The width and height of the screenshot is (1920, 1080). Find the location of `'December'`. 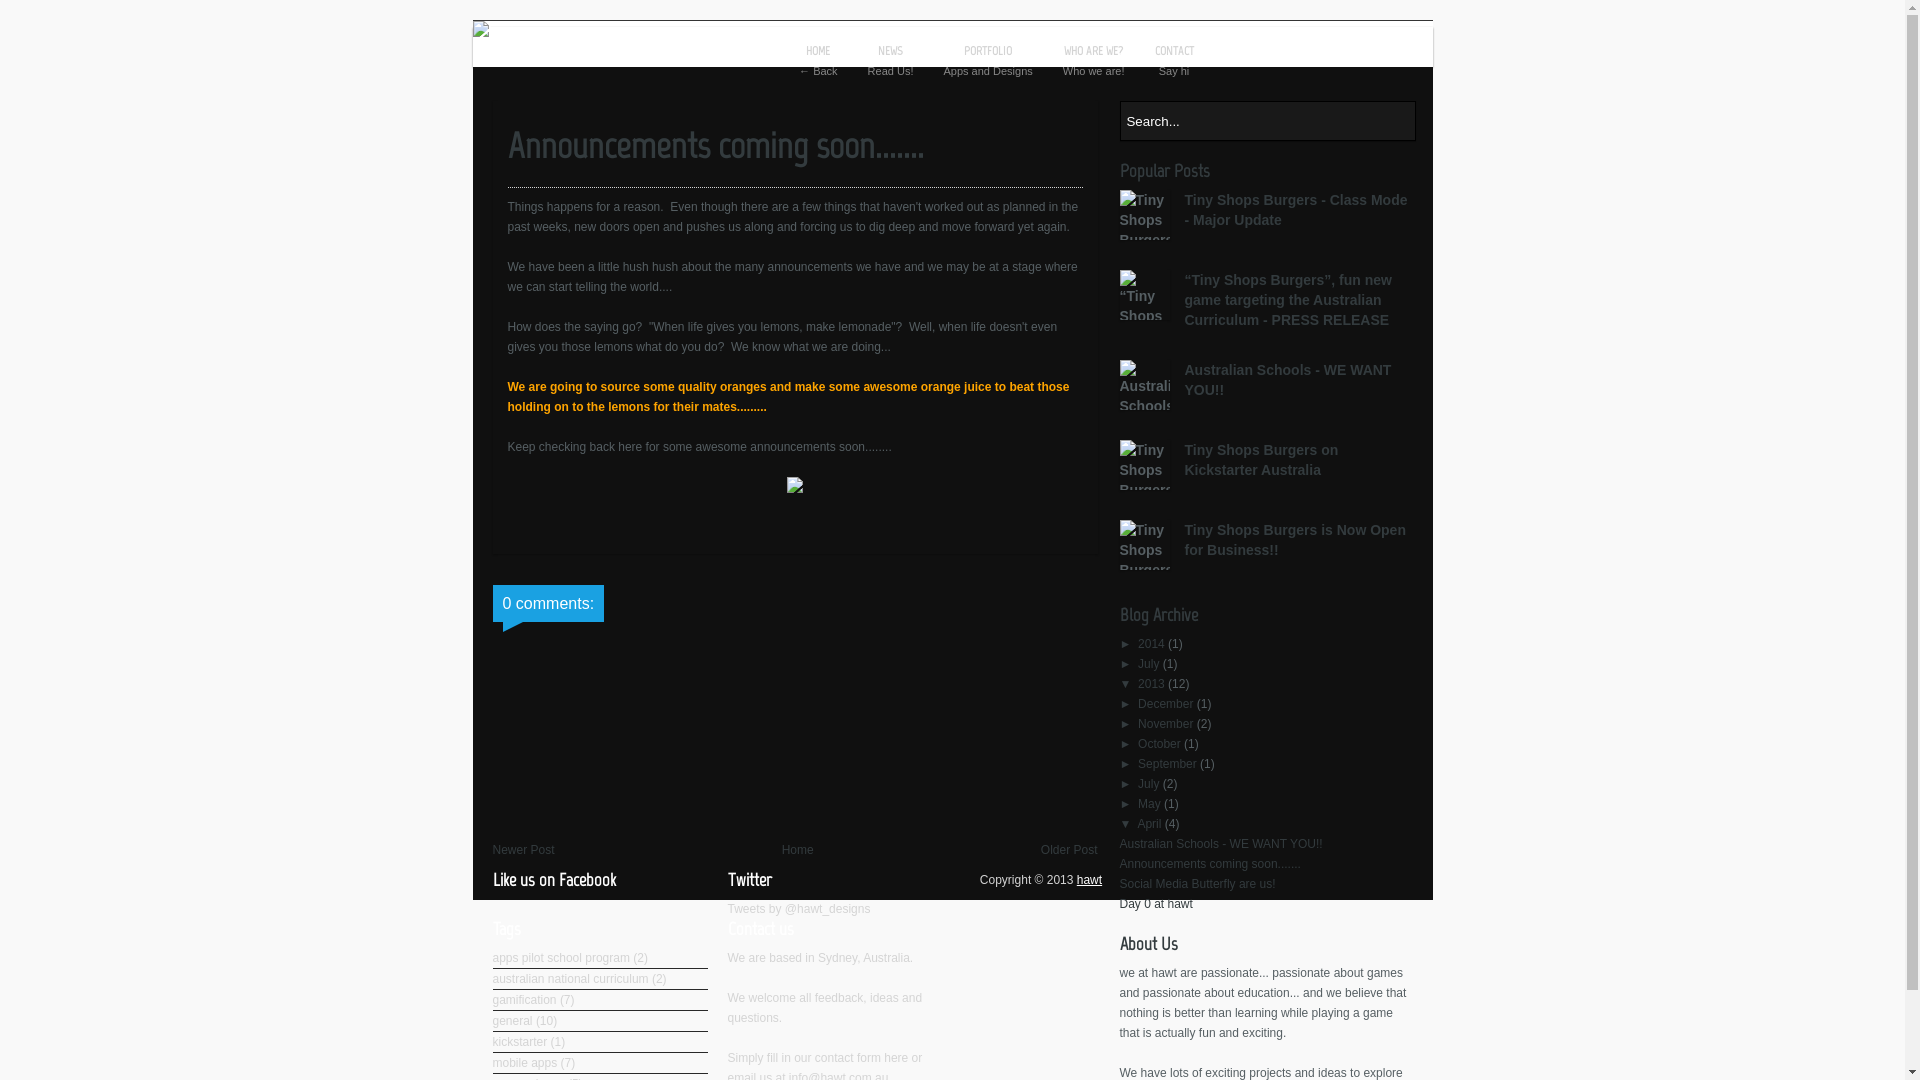

'December' is located at coordinates (1167, 703).